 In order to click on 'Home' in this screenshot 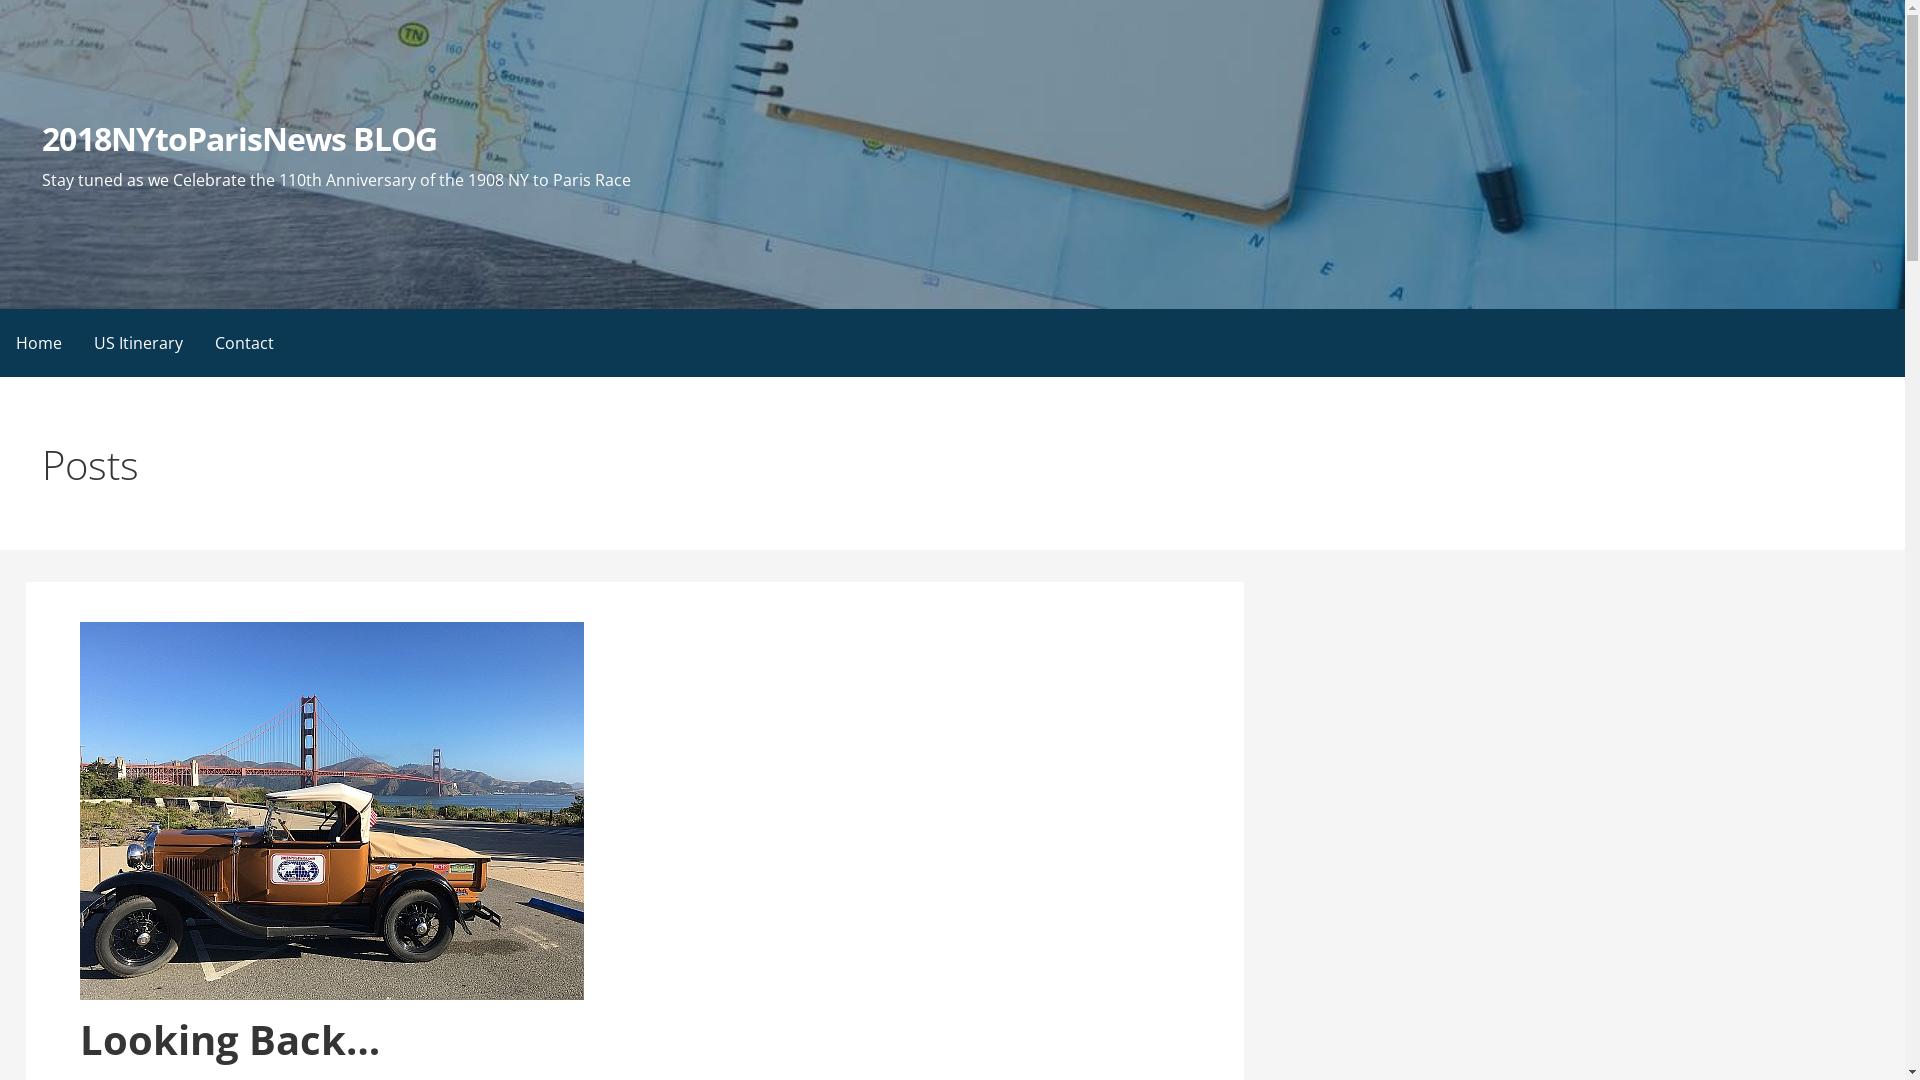, I will do `click(38, 341)`.